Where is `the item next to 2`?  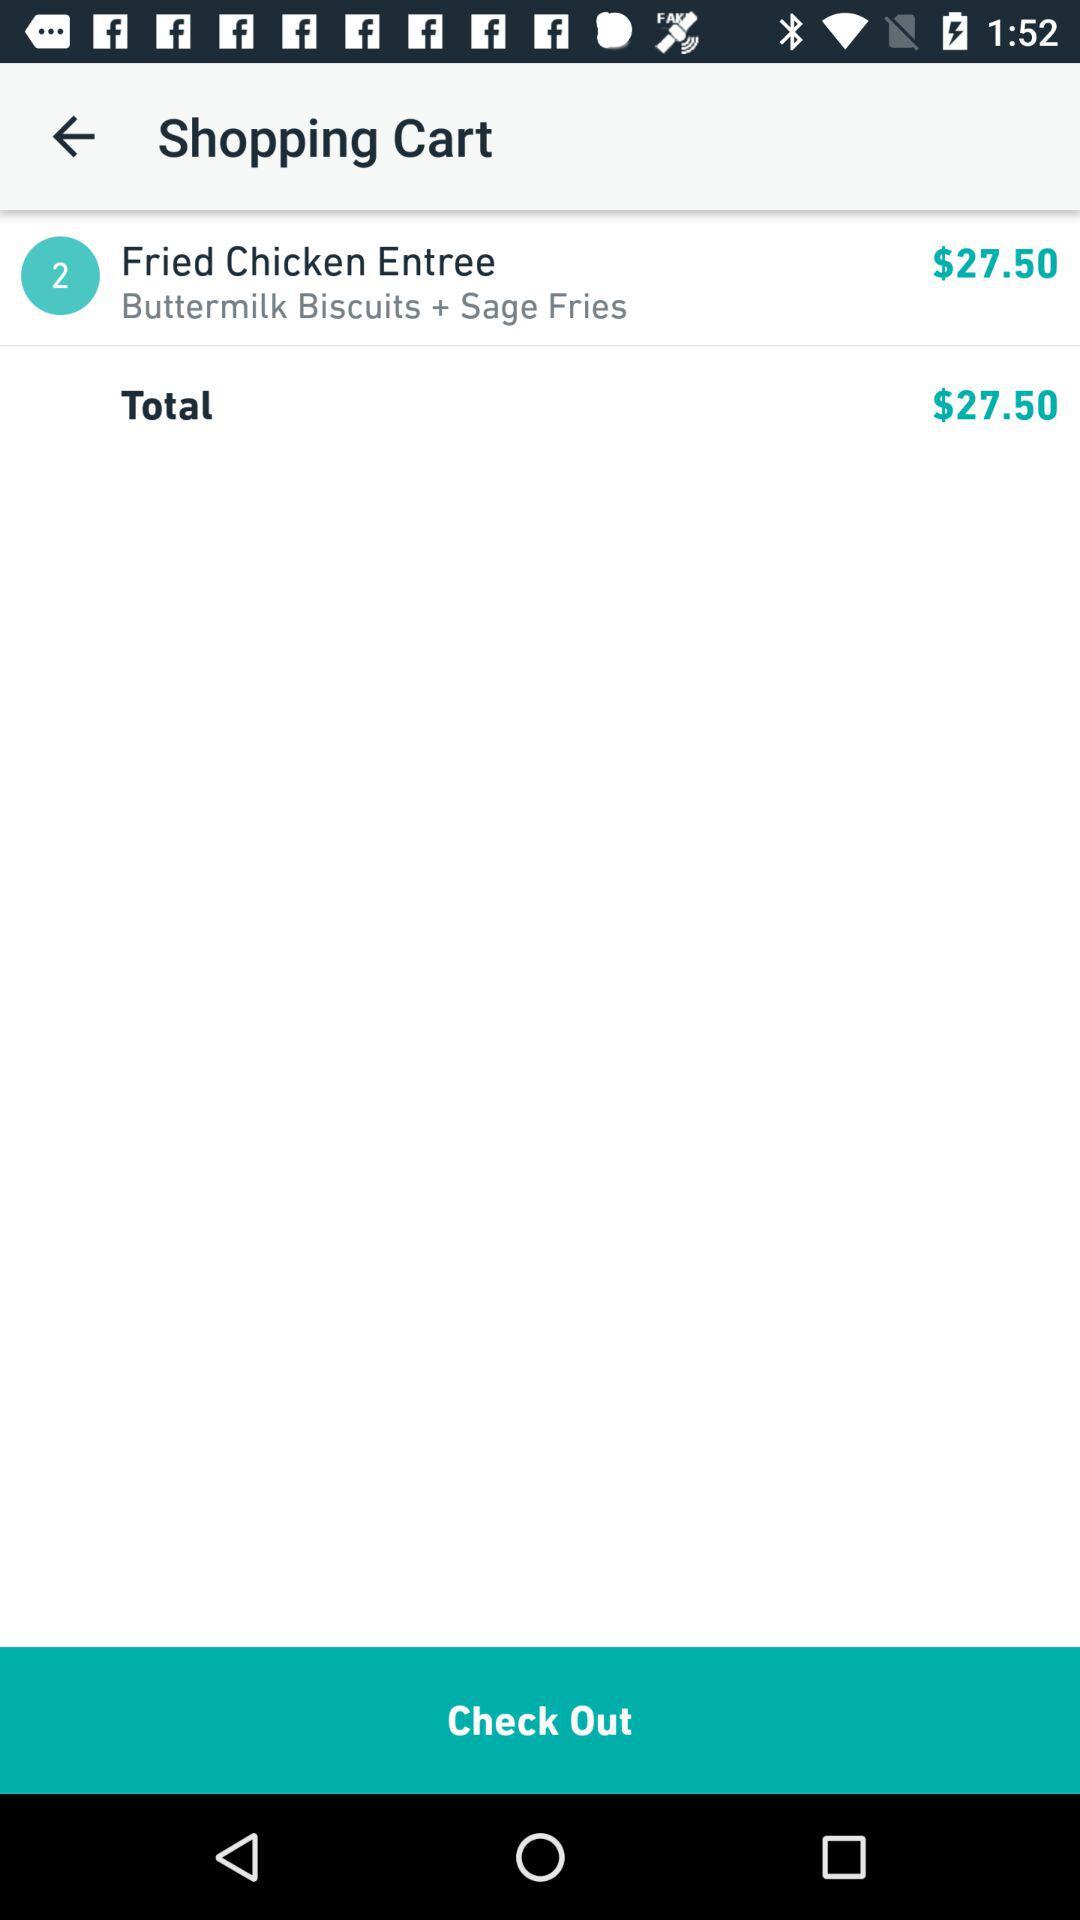
the item next to 2 is located at coordinates (374, 304).